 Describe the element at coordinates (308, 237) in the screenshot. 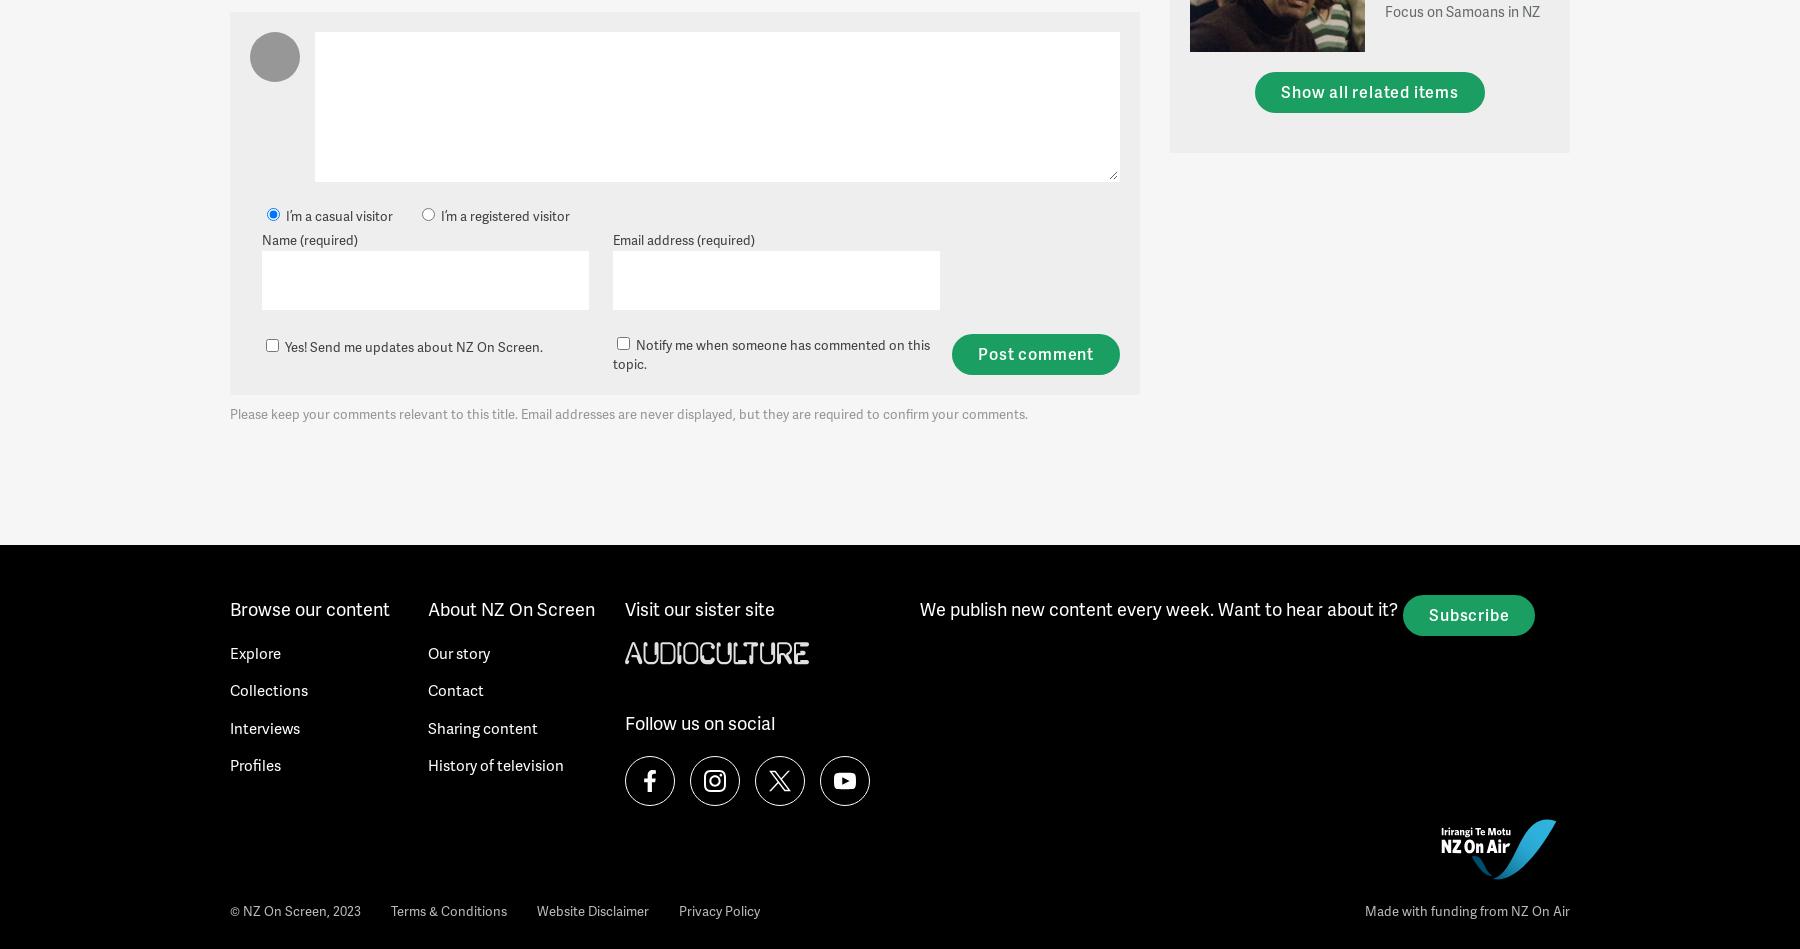

I see `'Name (required)'` at that location.